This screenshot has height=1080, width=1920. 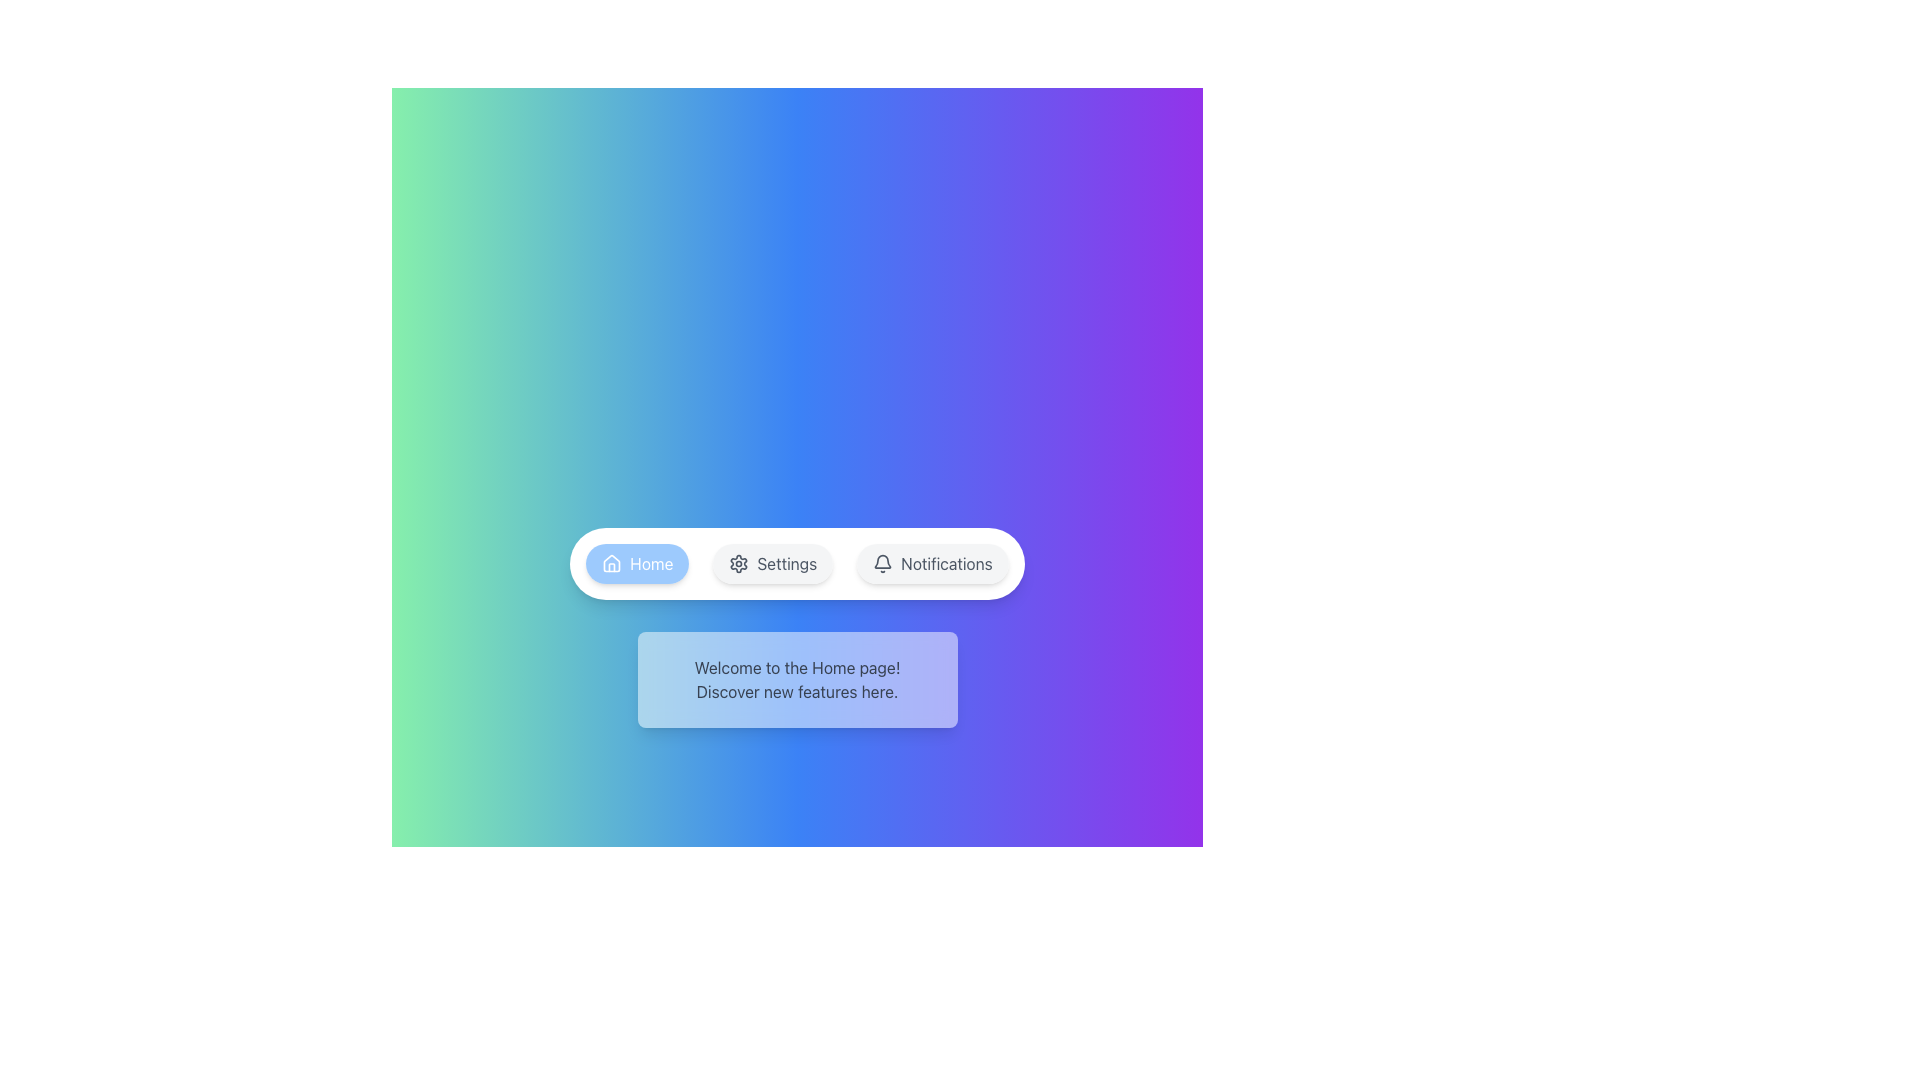 I want to click on the 'Home' button, which is a rounded rectangular button with a light blue background and white text displaying 'Home', to observe any hover effects, so click(x=636, y=563).